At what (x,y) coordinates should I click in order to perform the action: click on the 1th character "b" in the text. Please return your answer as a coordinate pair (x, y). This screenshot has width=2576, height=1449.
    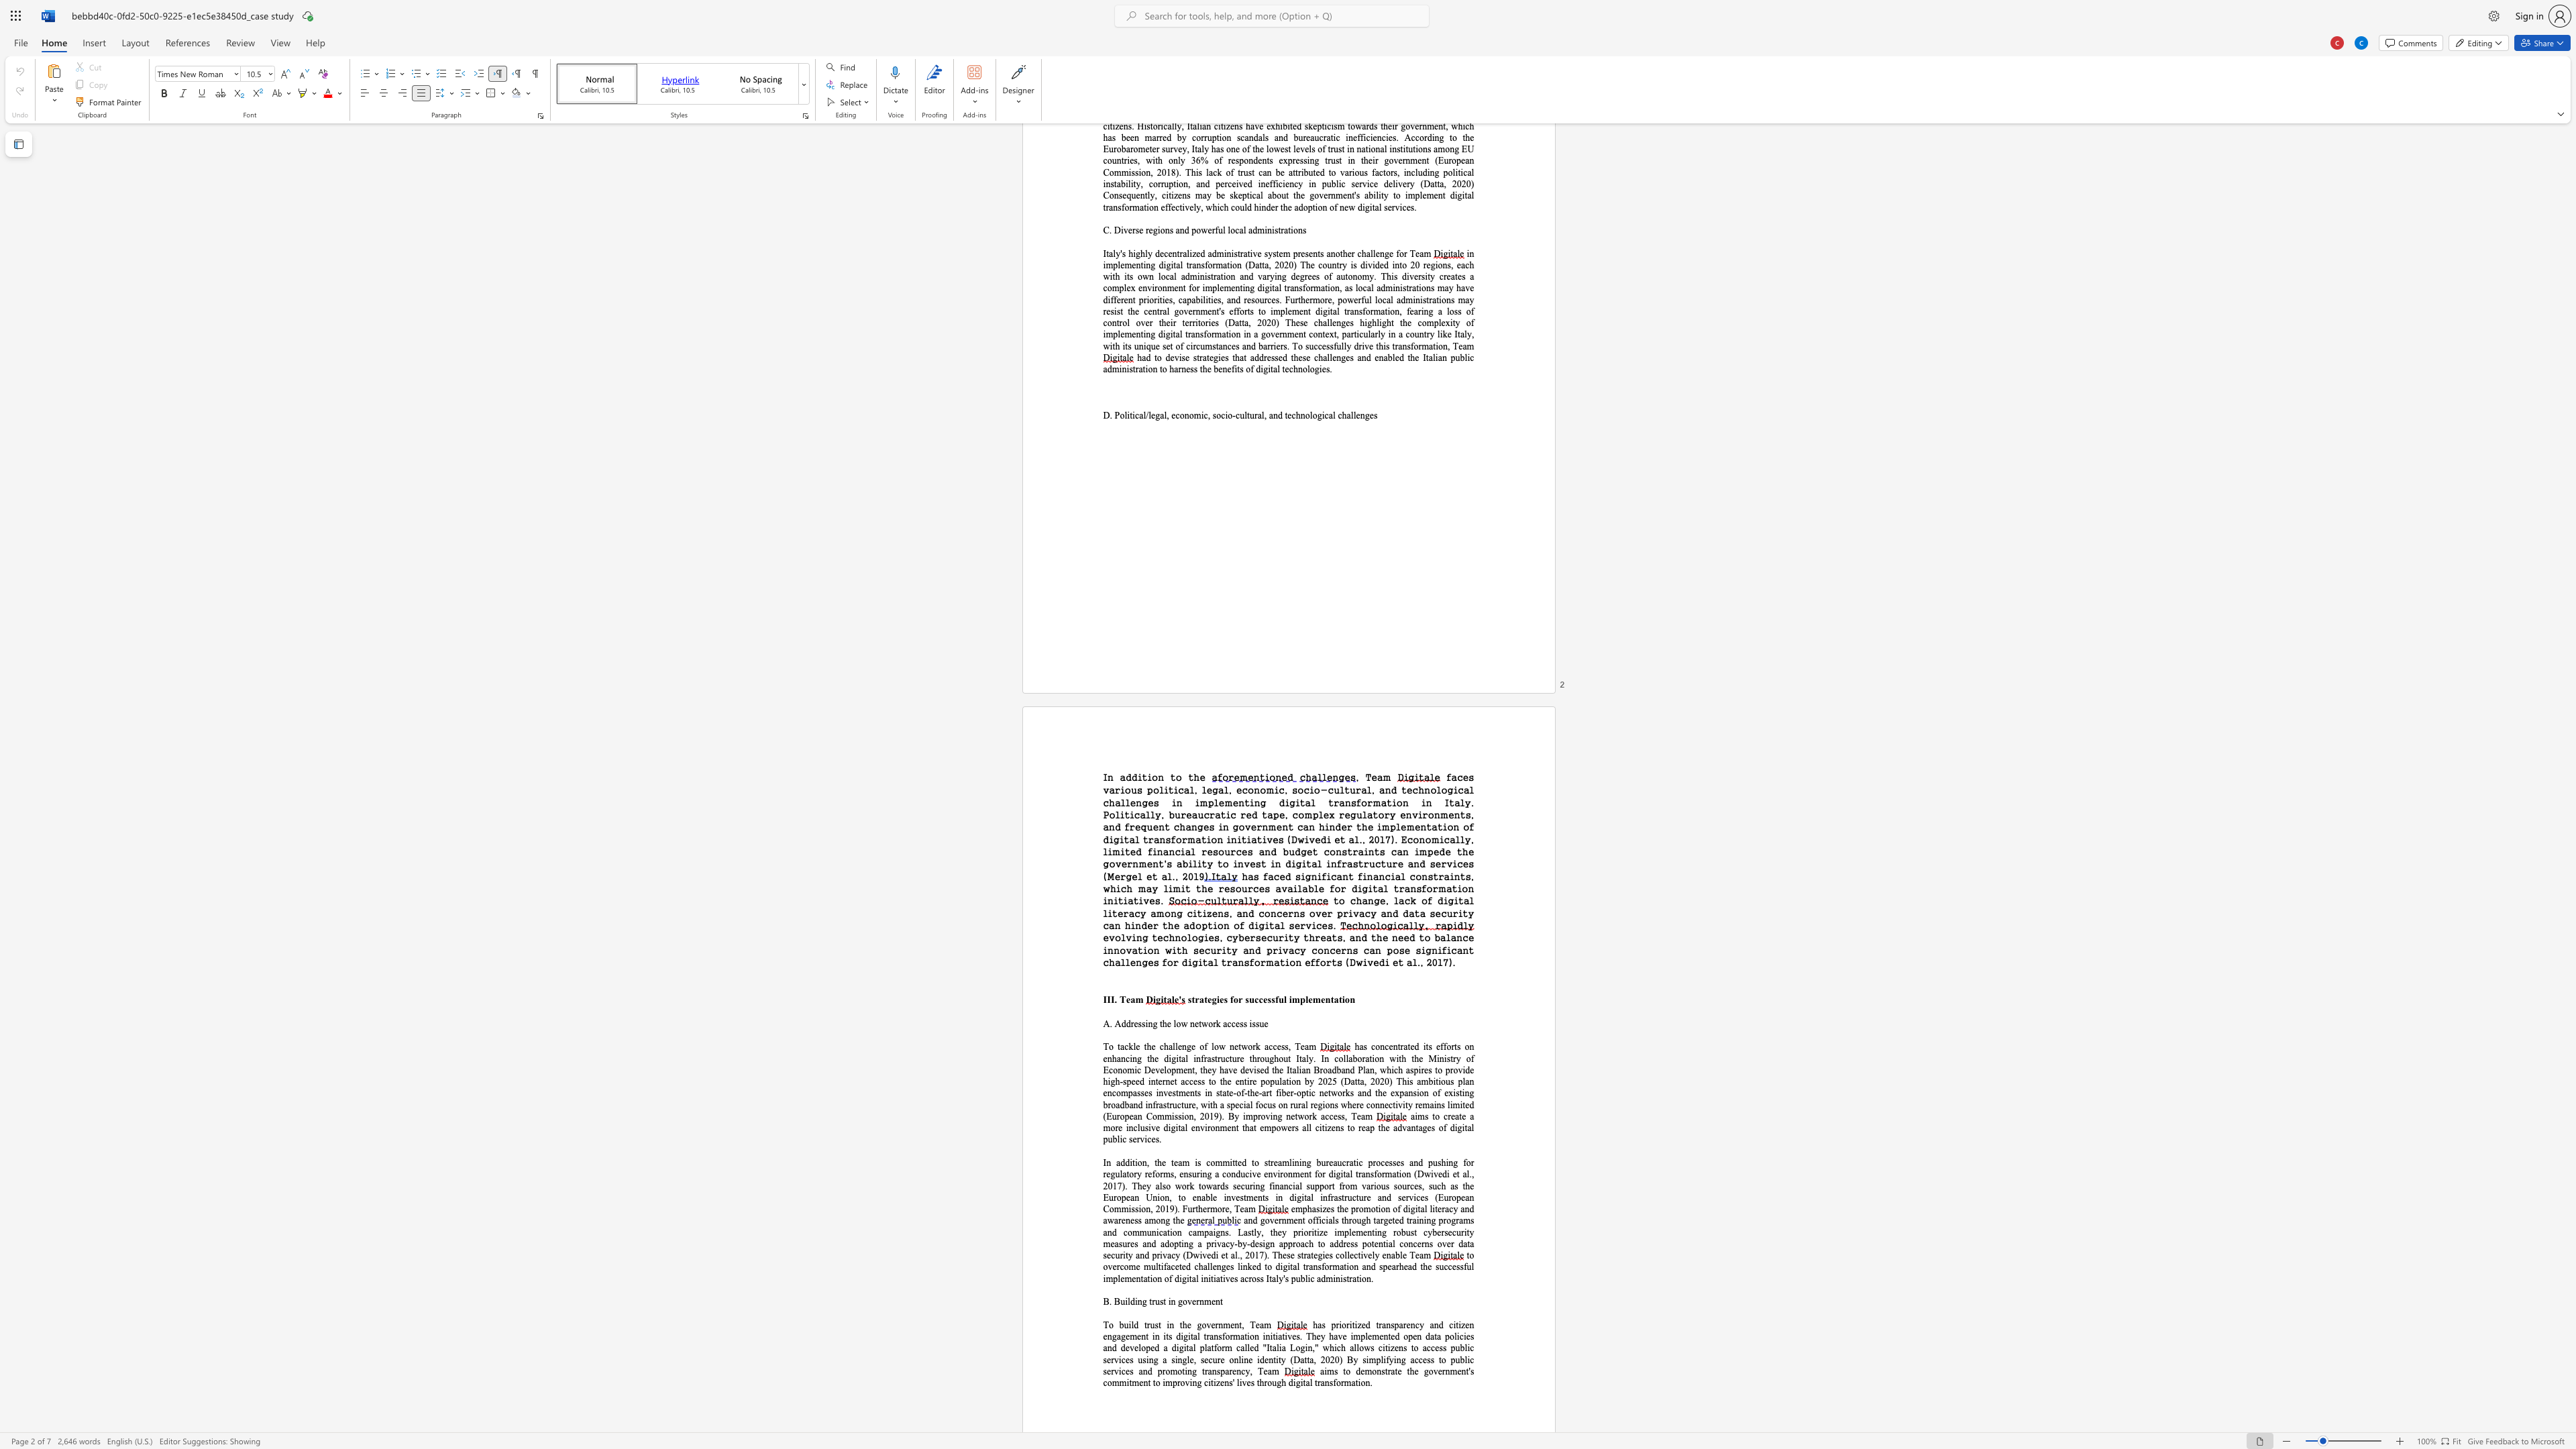
    Looking at the image, I should click on (1120, 1324).